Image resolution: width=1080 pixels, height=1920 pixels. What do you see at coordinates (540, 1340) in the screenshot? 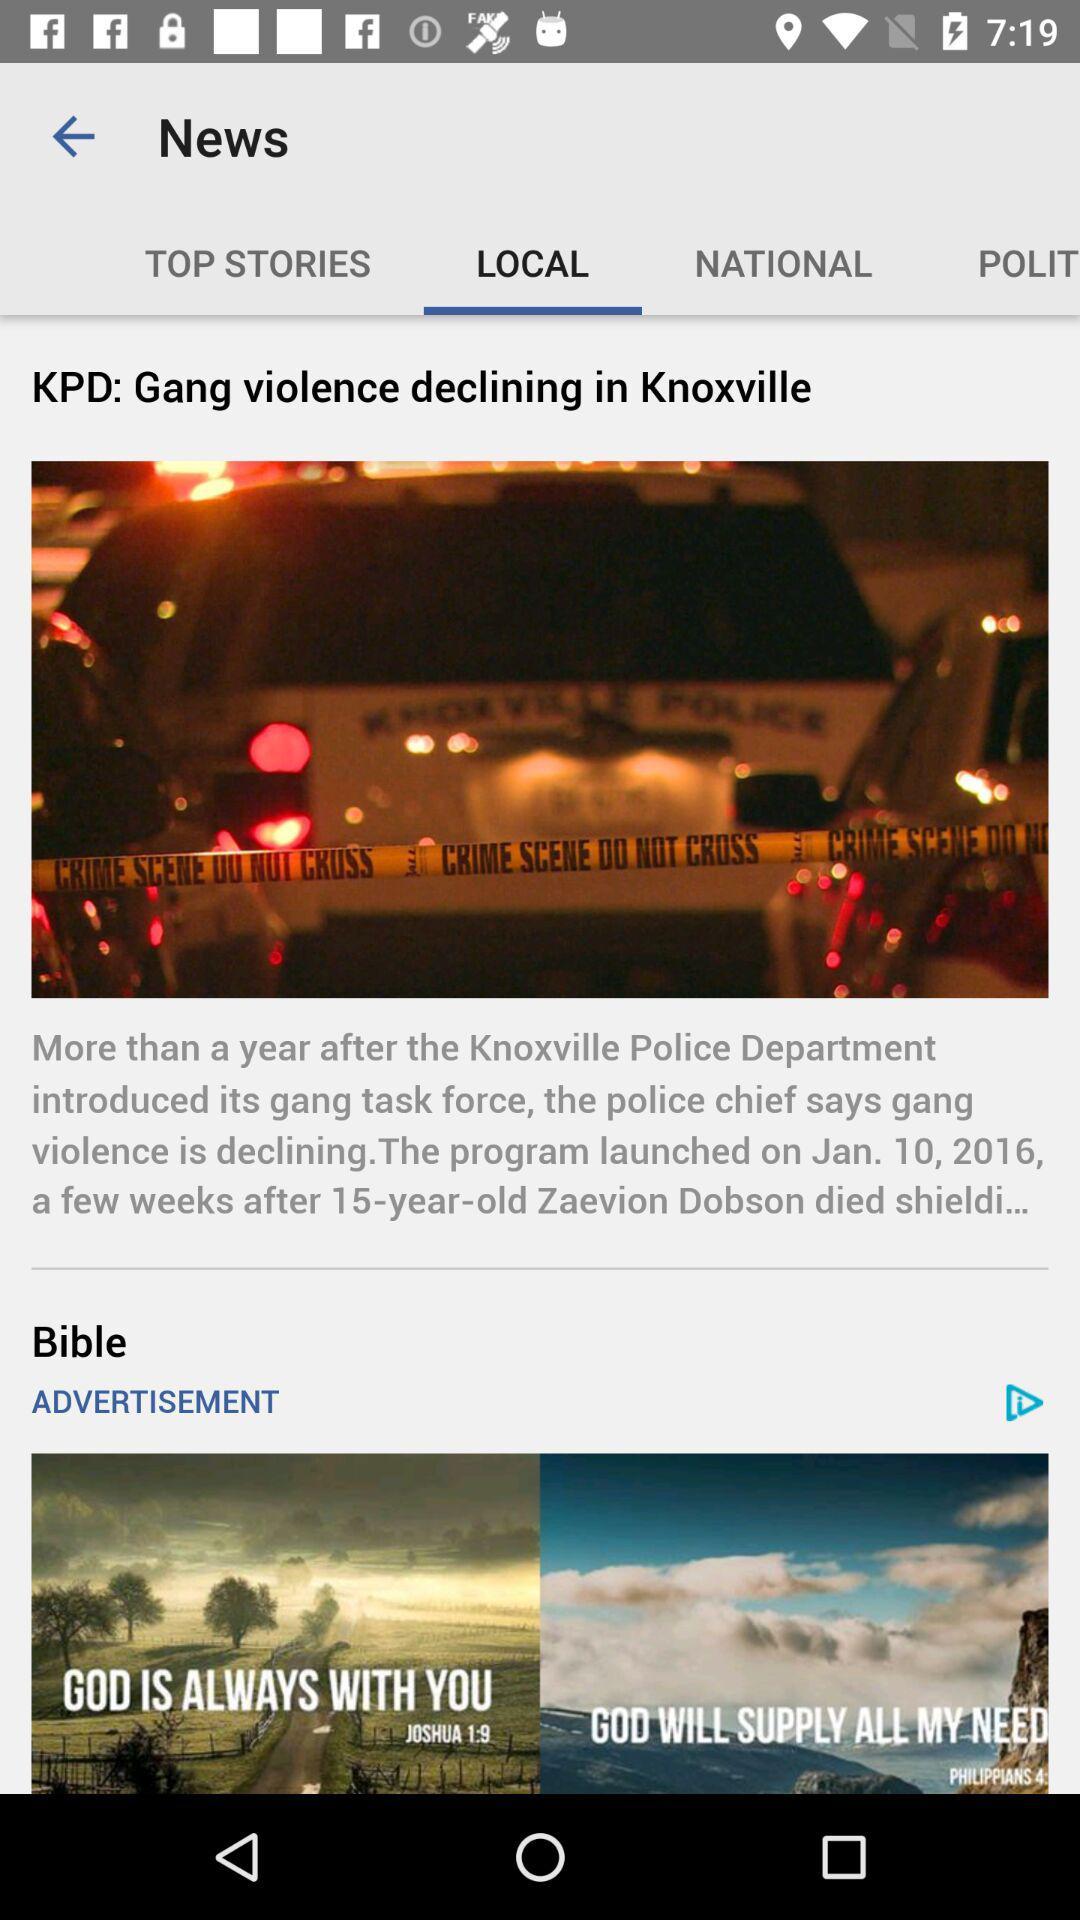
I see `the item below more than a icon` at bounding box center [540, 1340].